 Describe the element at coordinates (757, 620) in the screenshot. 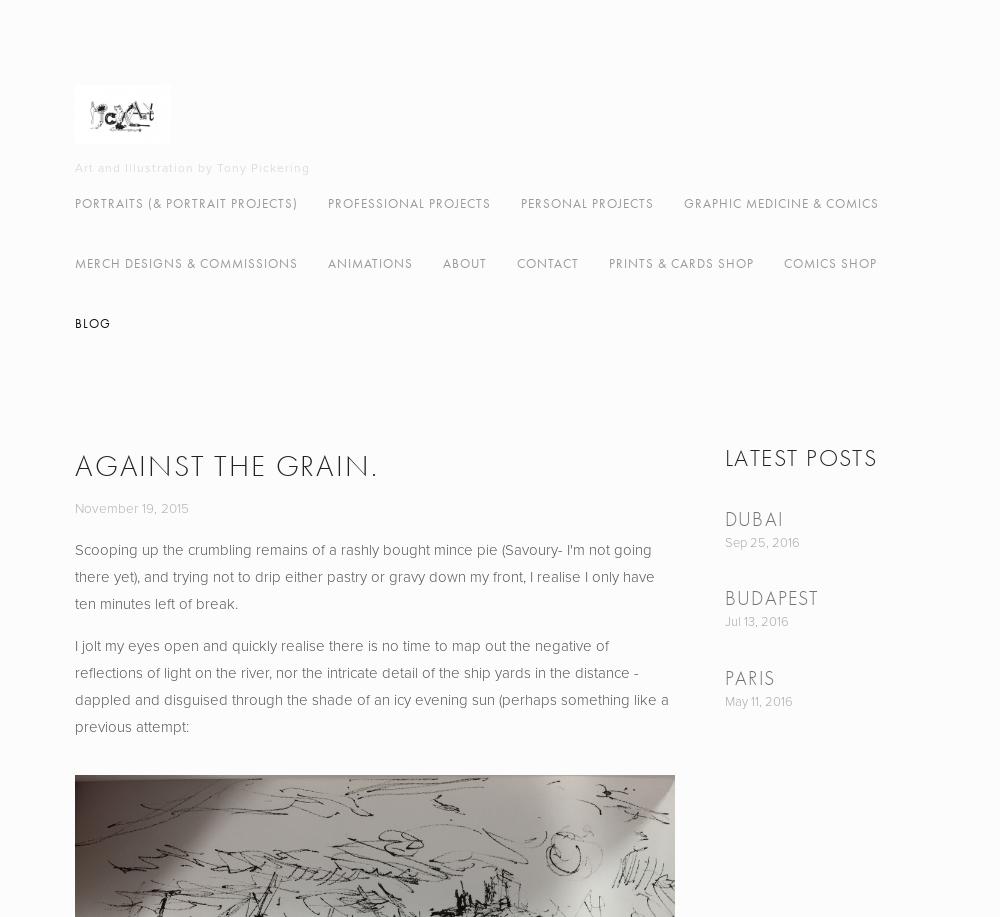

I see `'Jul 13, 2016'` at that location.